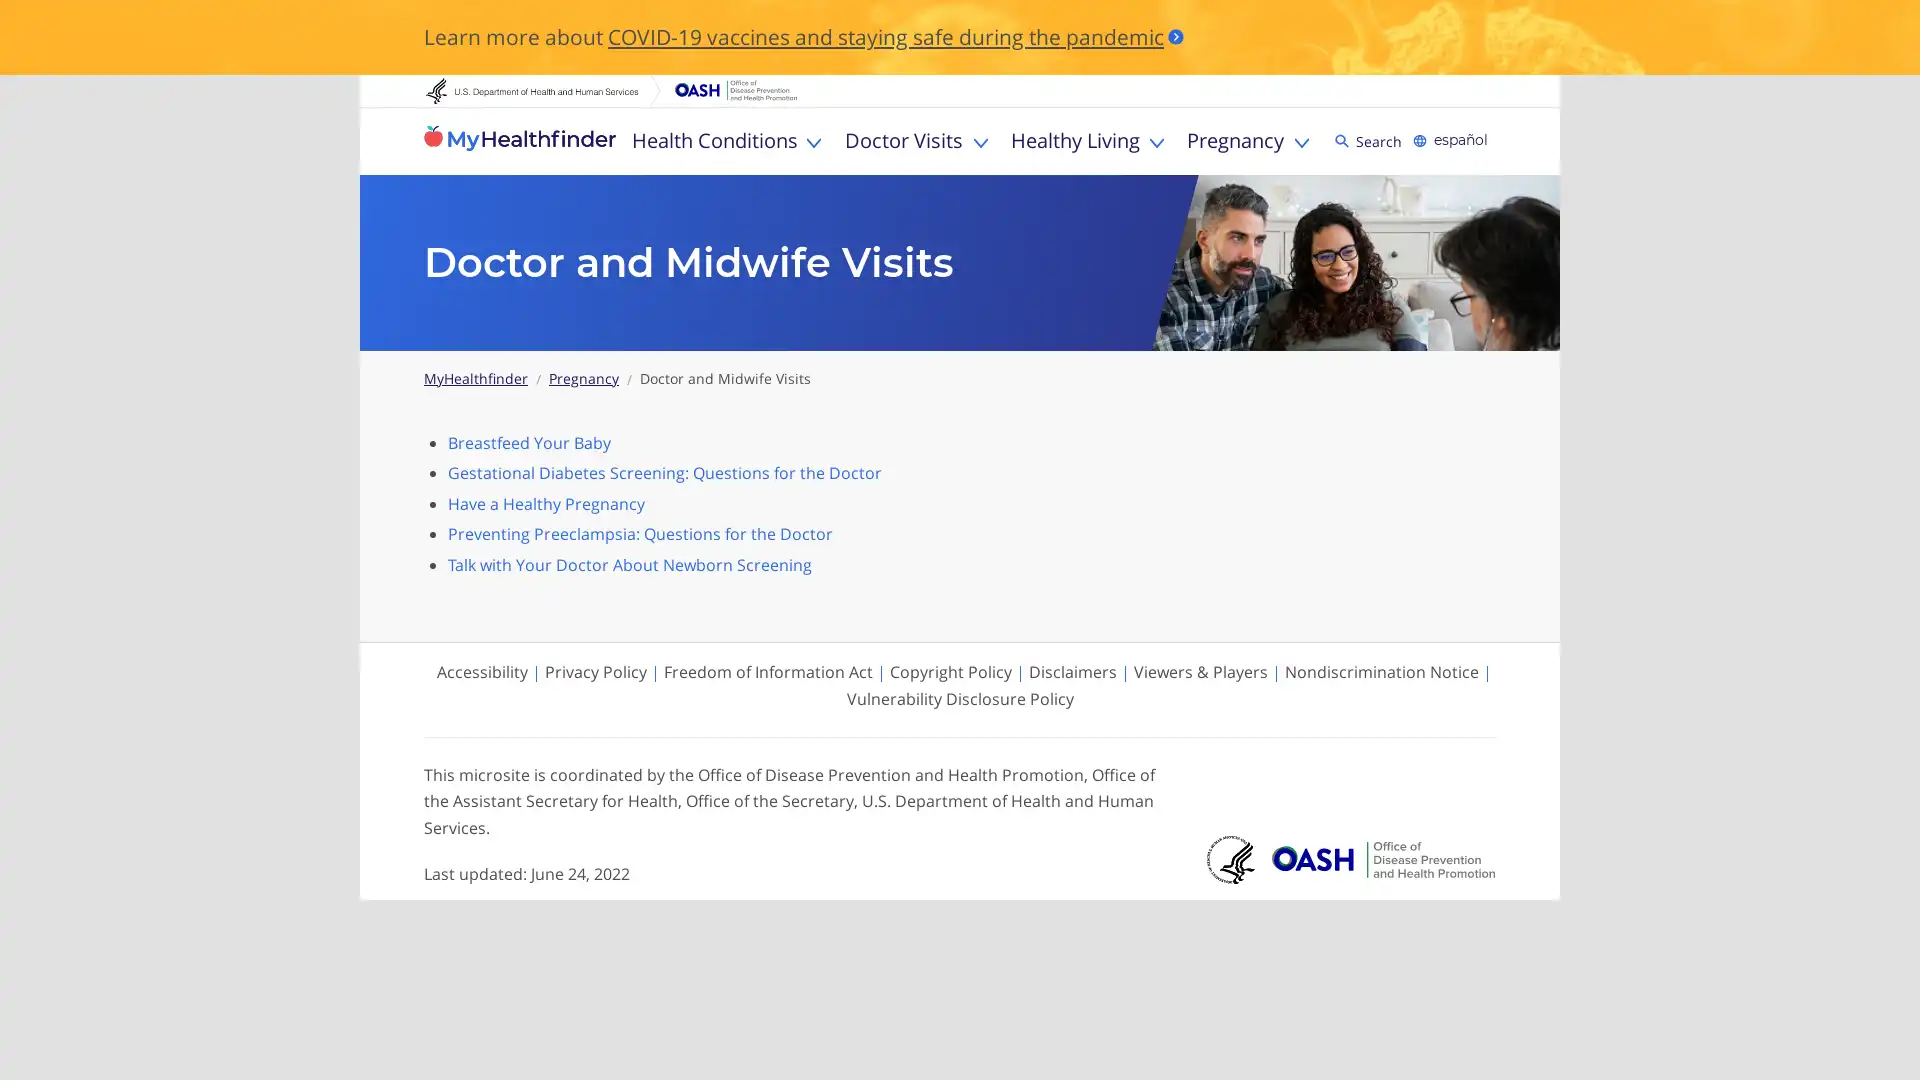 The height and width of the screenshot is (1080, 1920). I want to click on Search, so click(1370, 139).